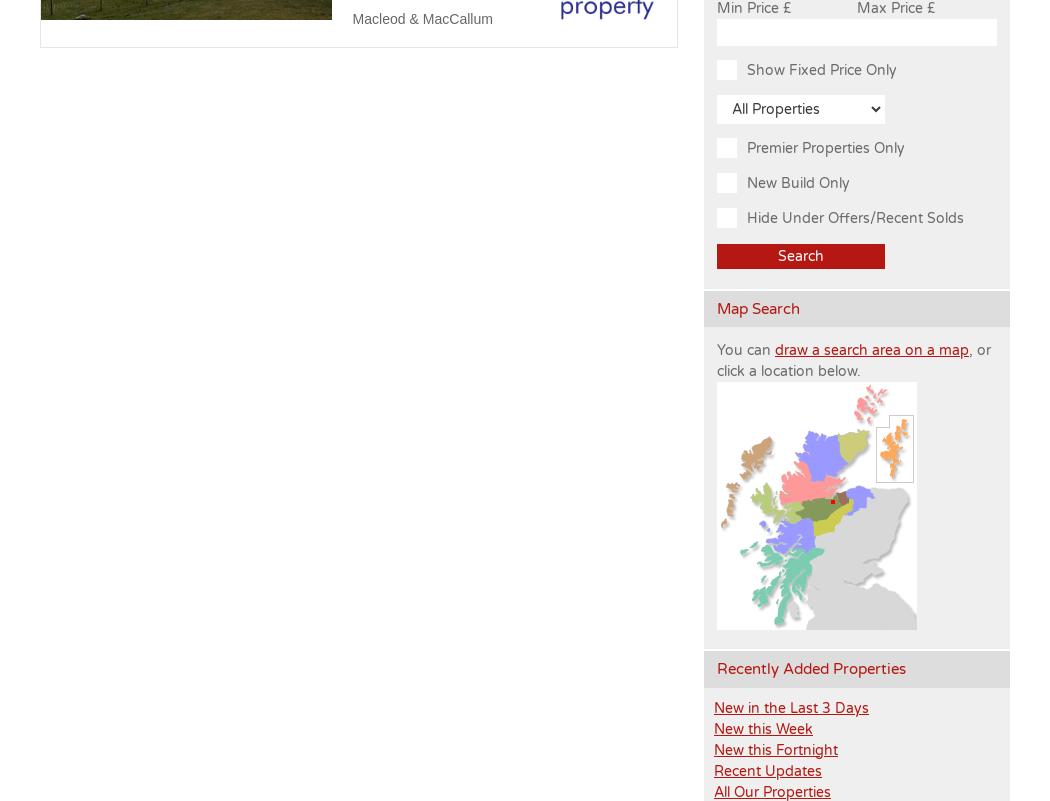  What do you see at coordinates (421, 18) in the screenshot?
I see `'Macleod & MacCallum'` at bounding box center [421, 18].